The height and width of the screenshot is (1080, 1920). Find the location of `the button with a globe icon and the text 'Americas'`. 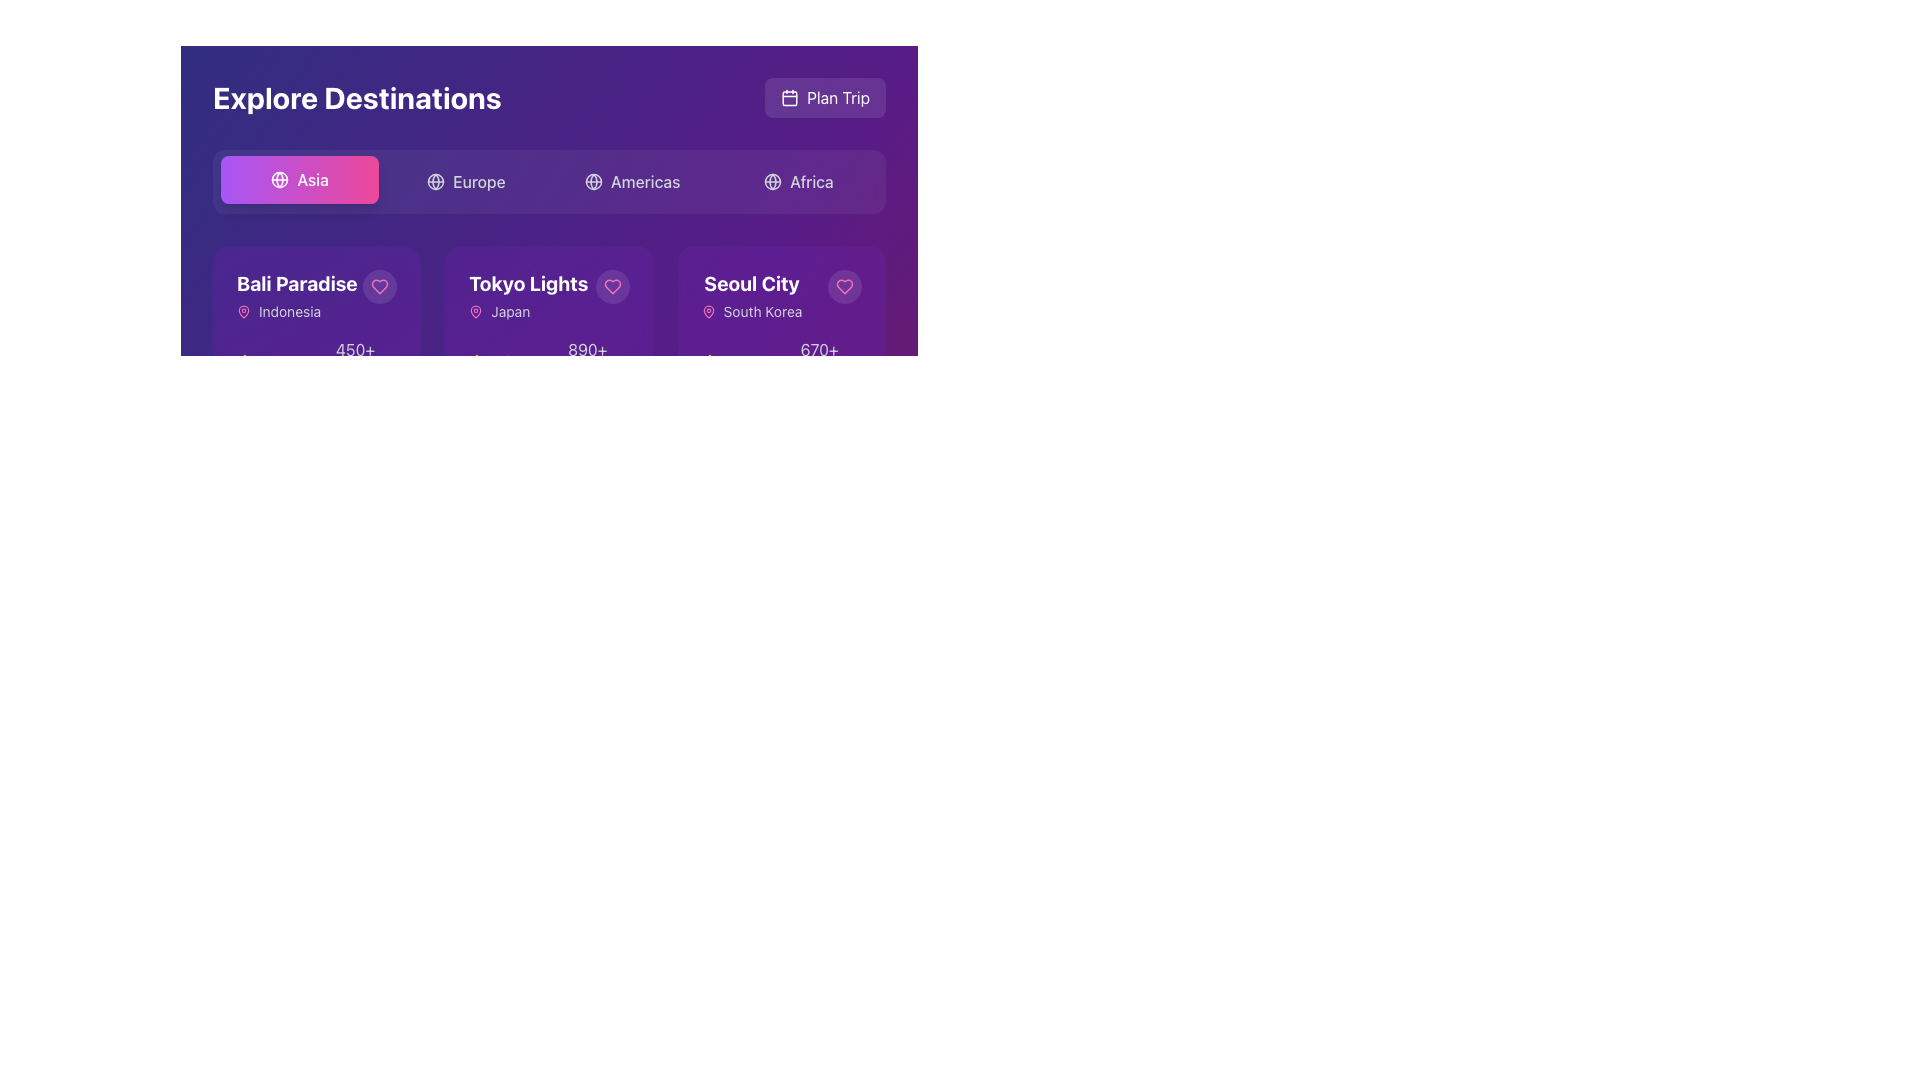

the button with a globe icon and the text 'Americas' is located at coordinates (631, 181).